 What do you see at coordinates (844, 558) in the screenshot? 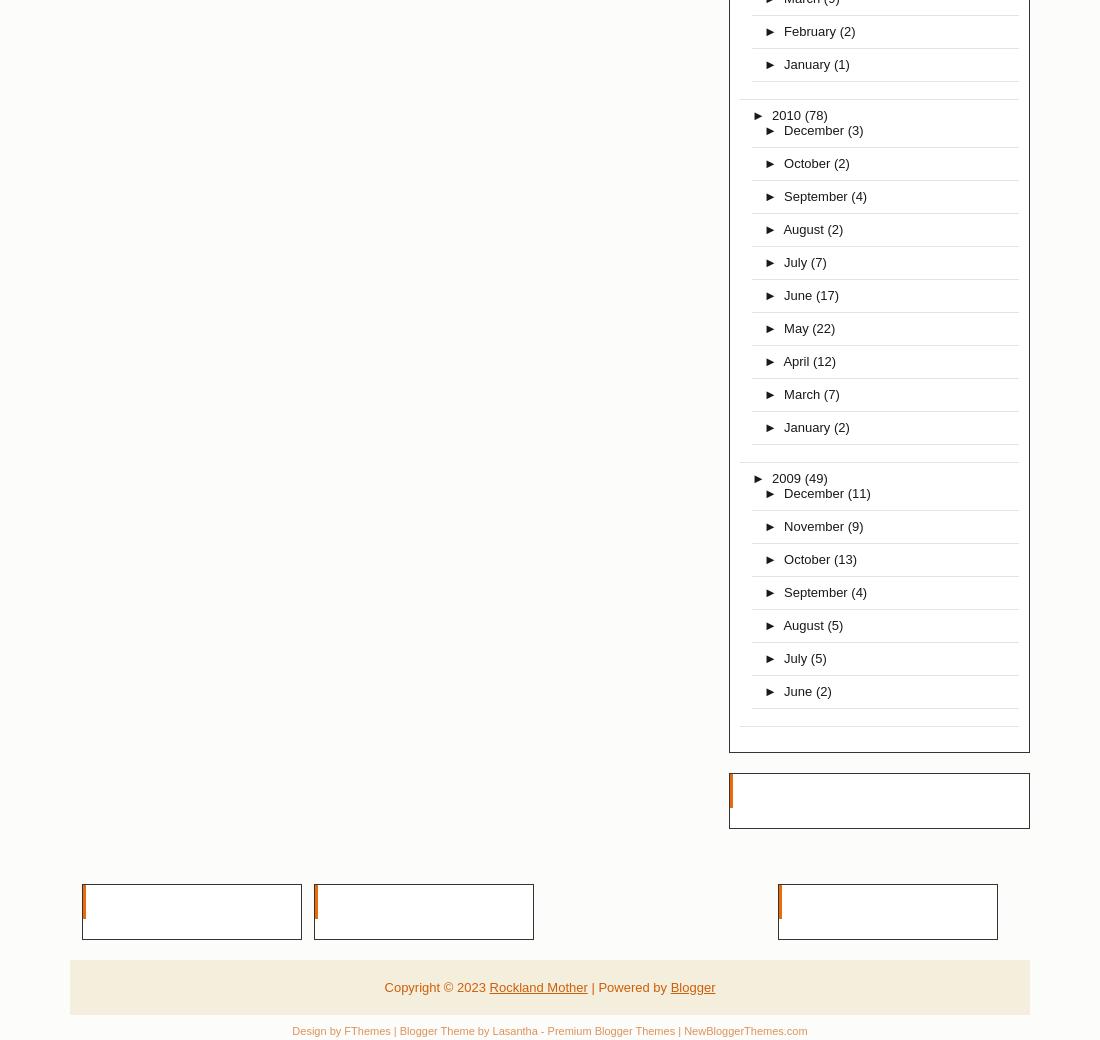
I see `'(13)'` at bounding box center [844, 558].